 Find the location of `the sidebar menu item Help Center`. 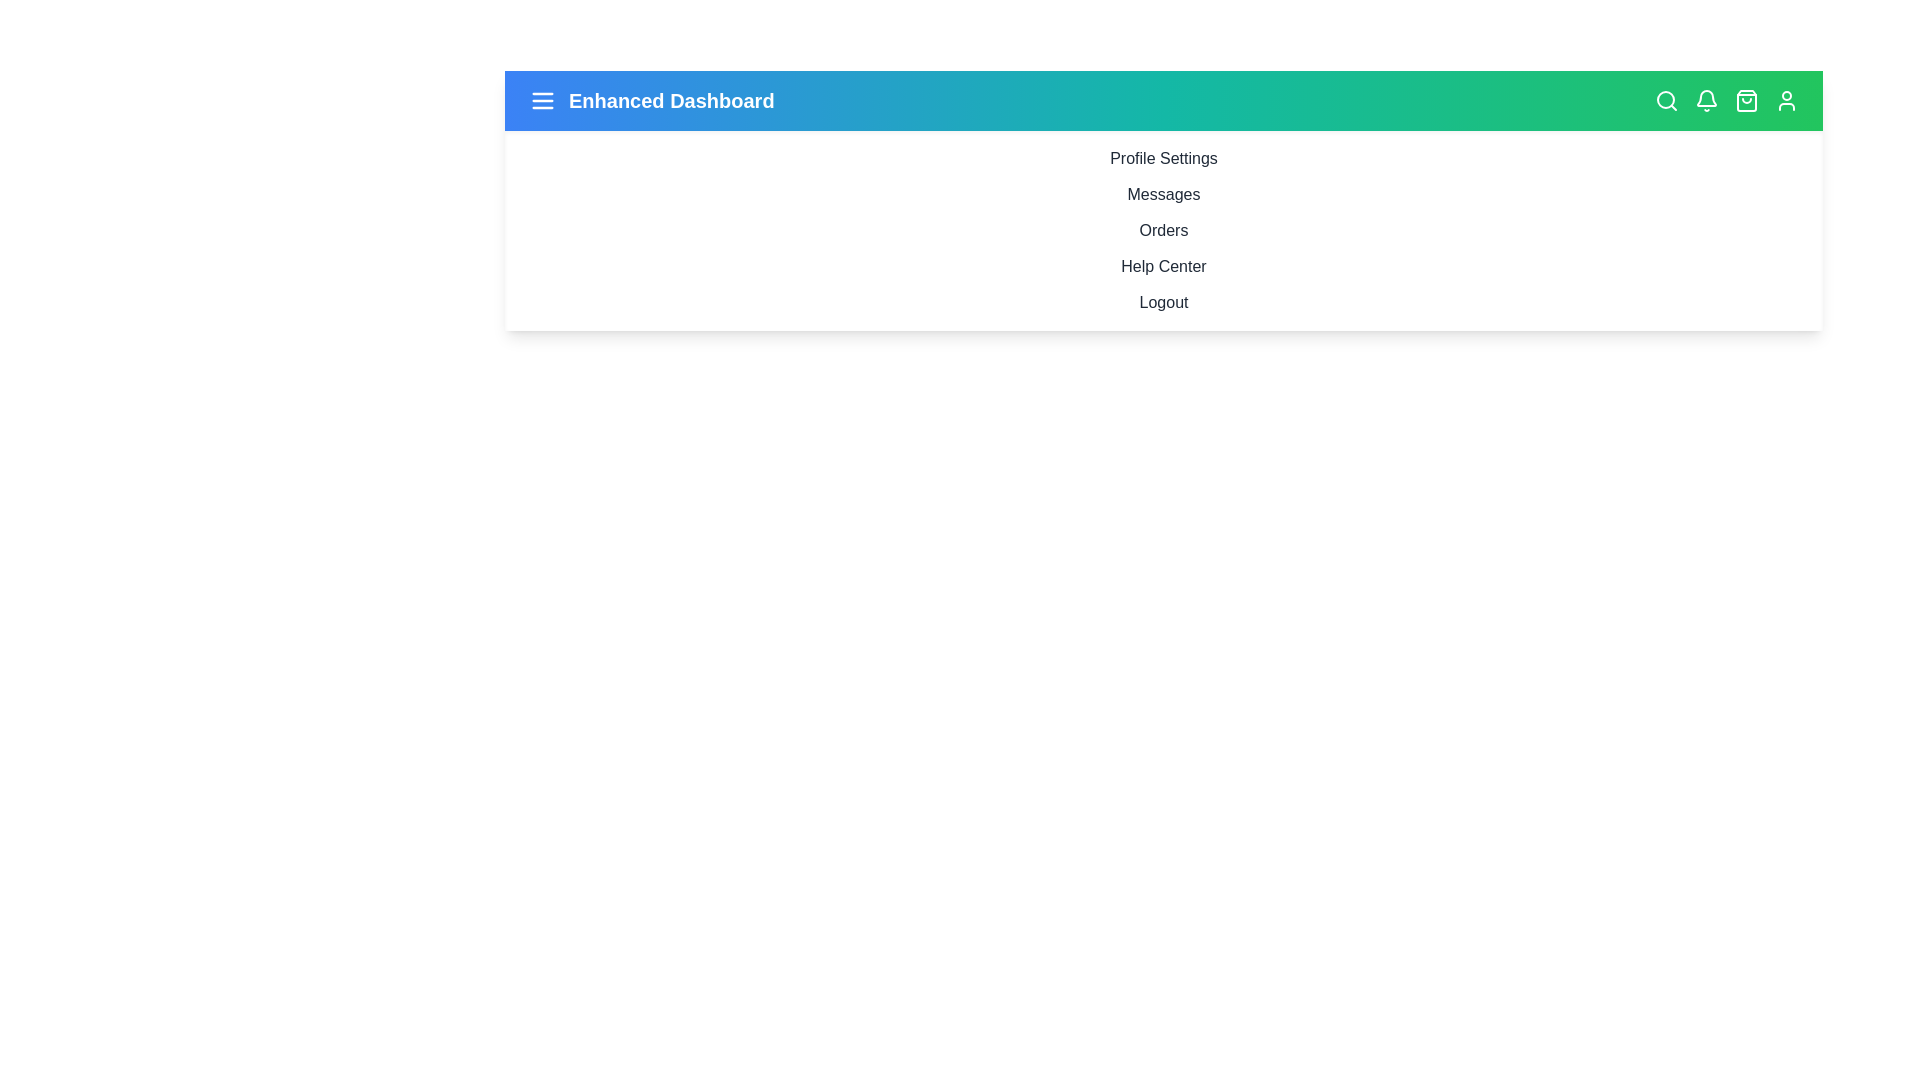

the sidebar menu item Help Center is located at coordinates (1163, 265).